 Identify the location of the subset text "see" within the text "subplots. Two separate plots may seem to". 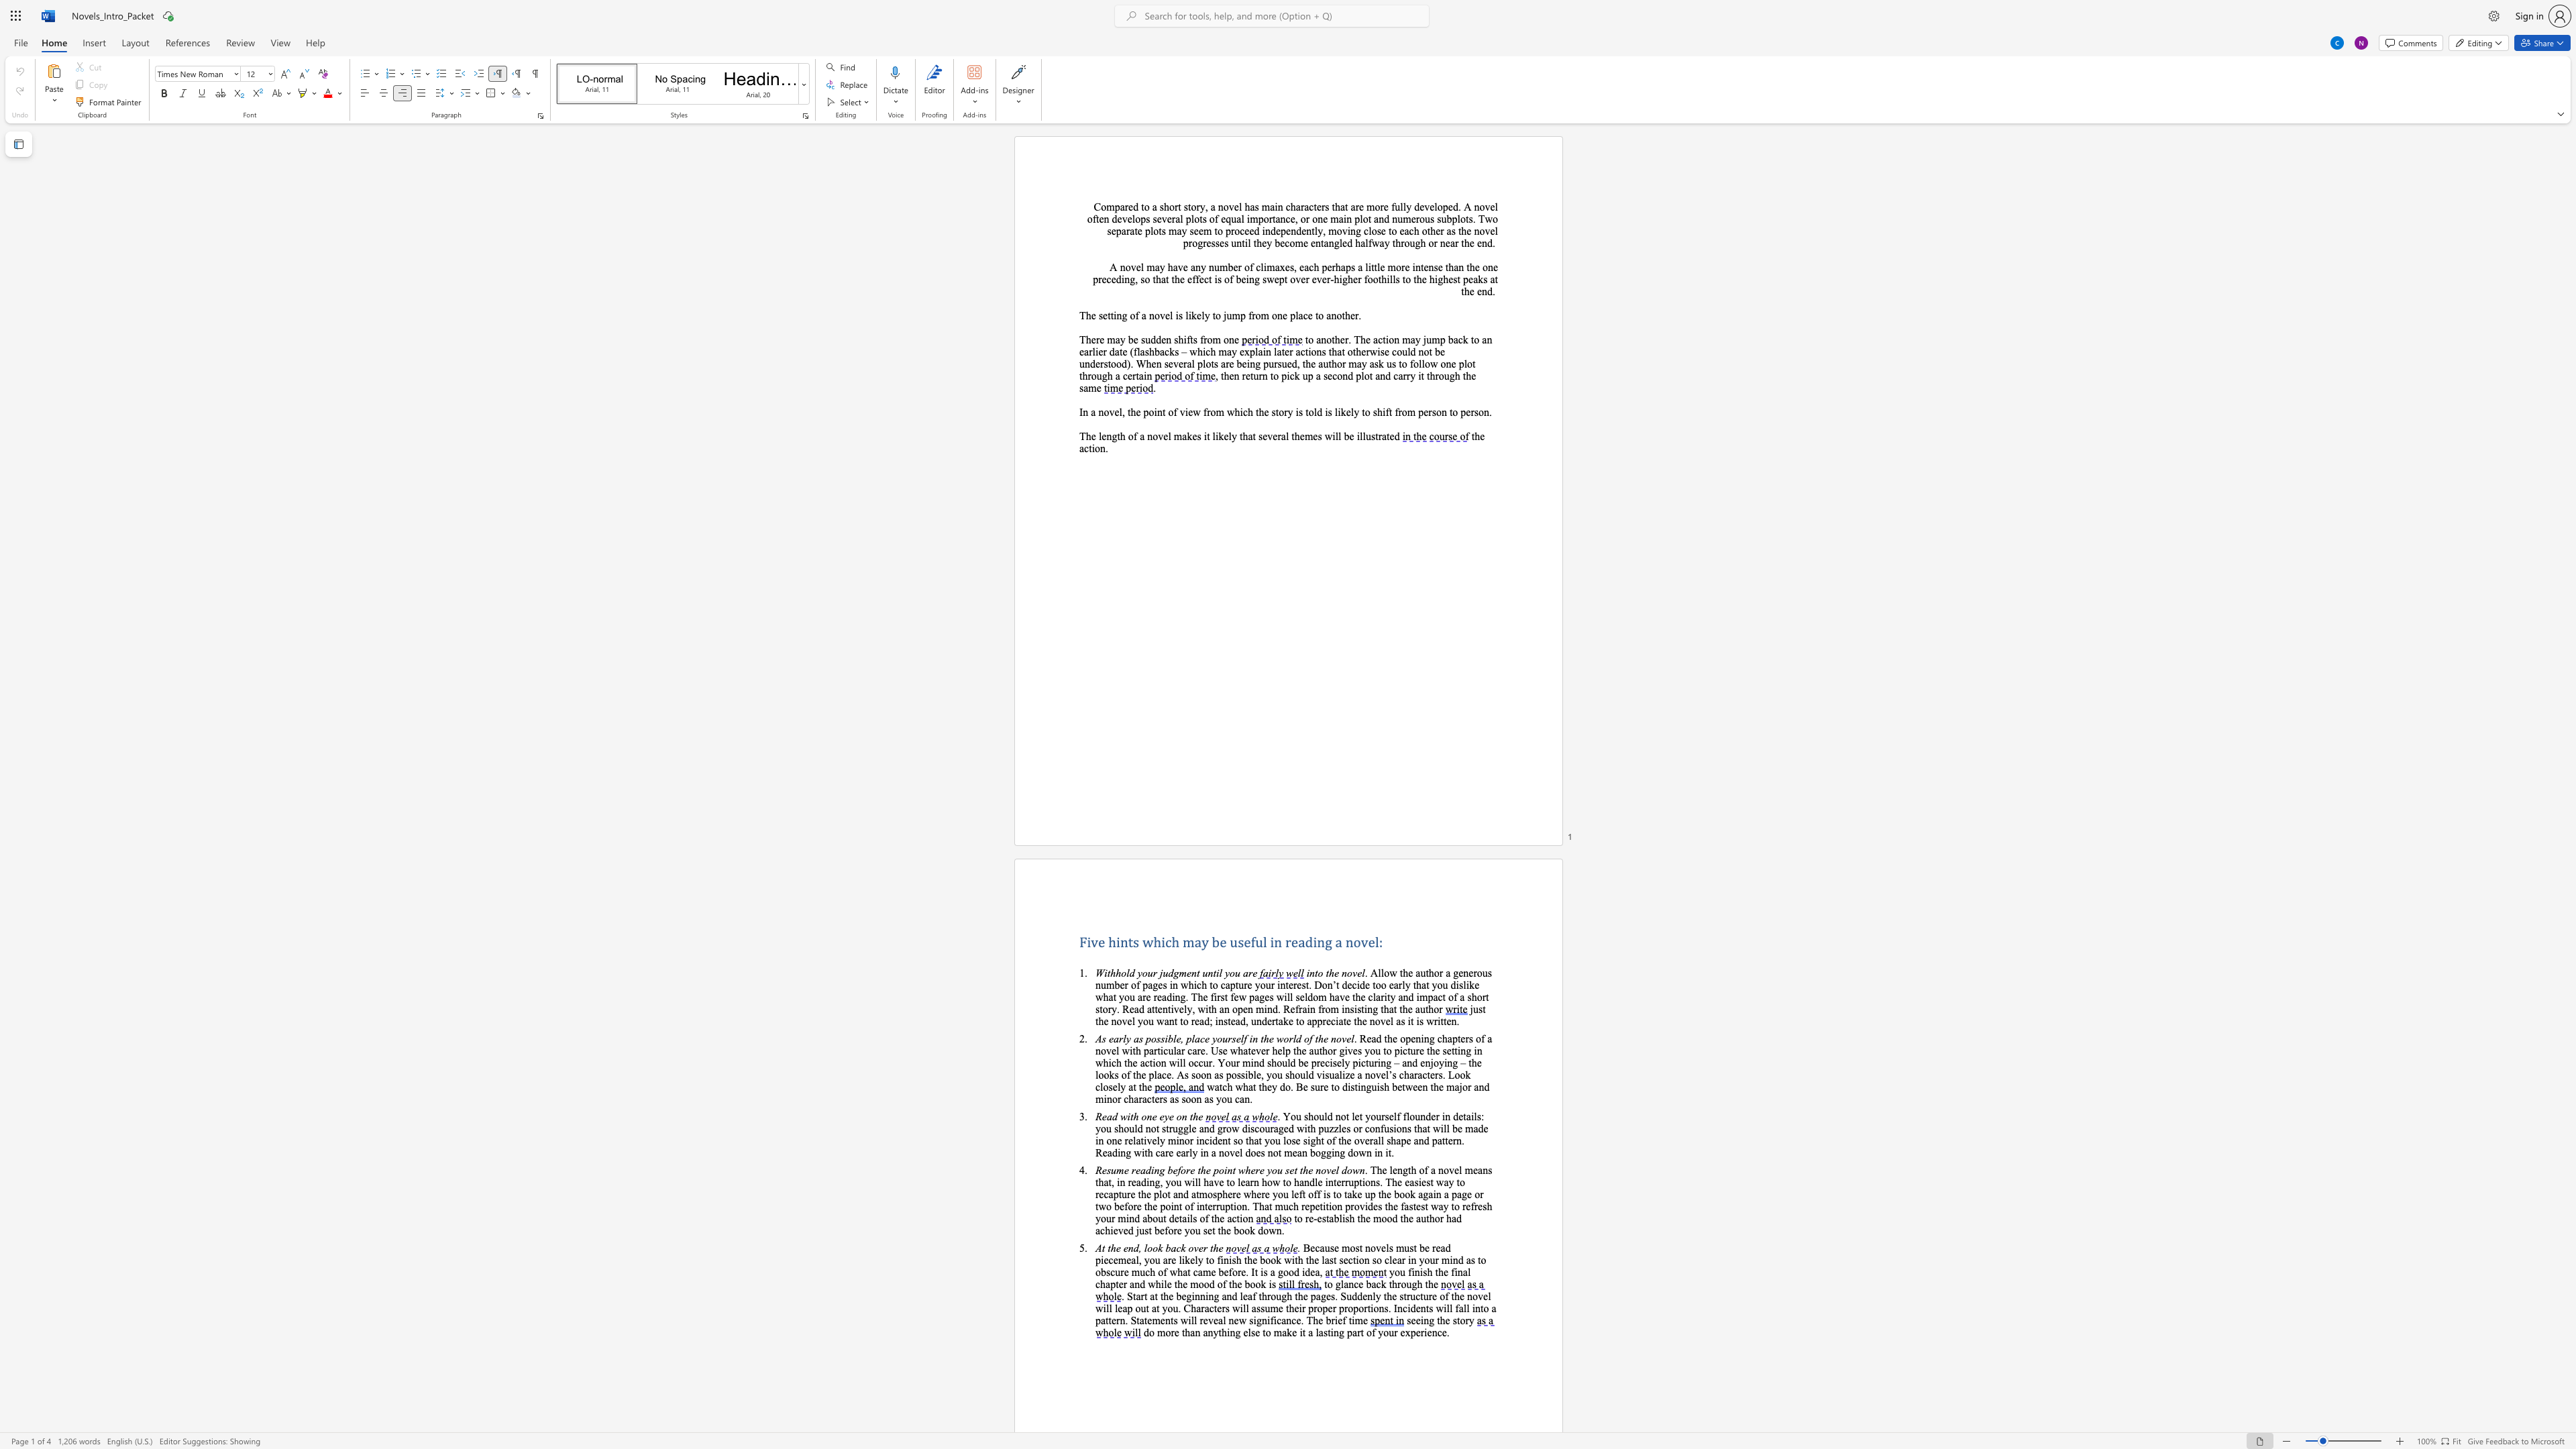
(1189, 230).